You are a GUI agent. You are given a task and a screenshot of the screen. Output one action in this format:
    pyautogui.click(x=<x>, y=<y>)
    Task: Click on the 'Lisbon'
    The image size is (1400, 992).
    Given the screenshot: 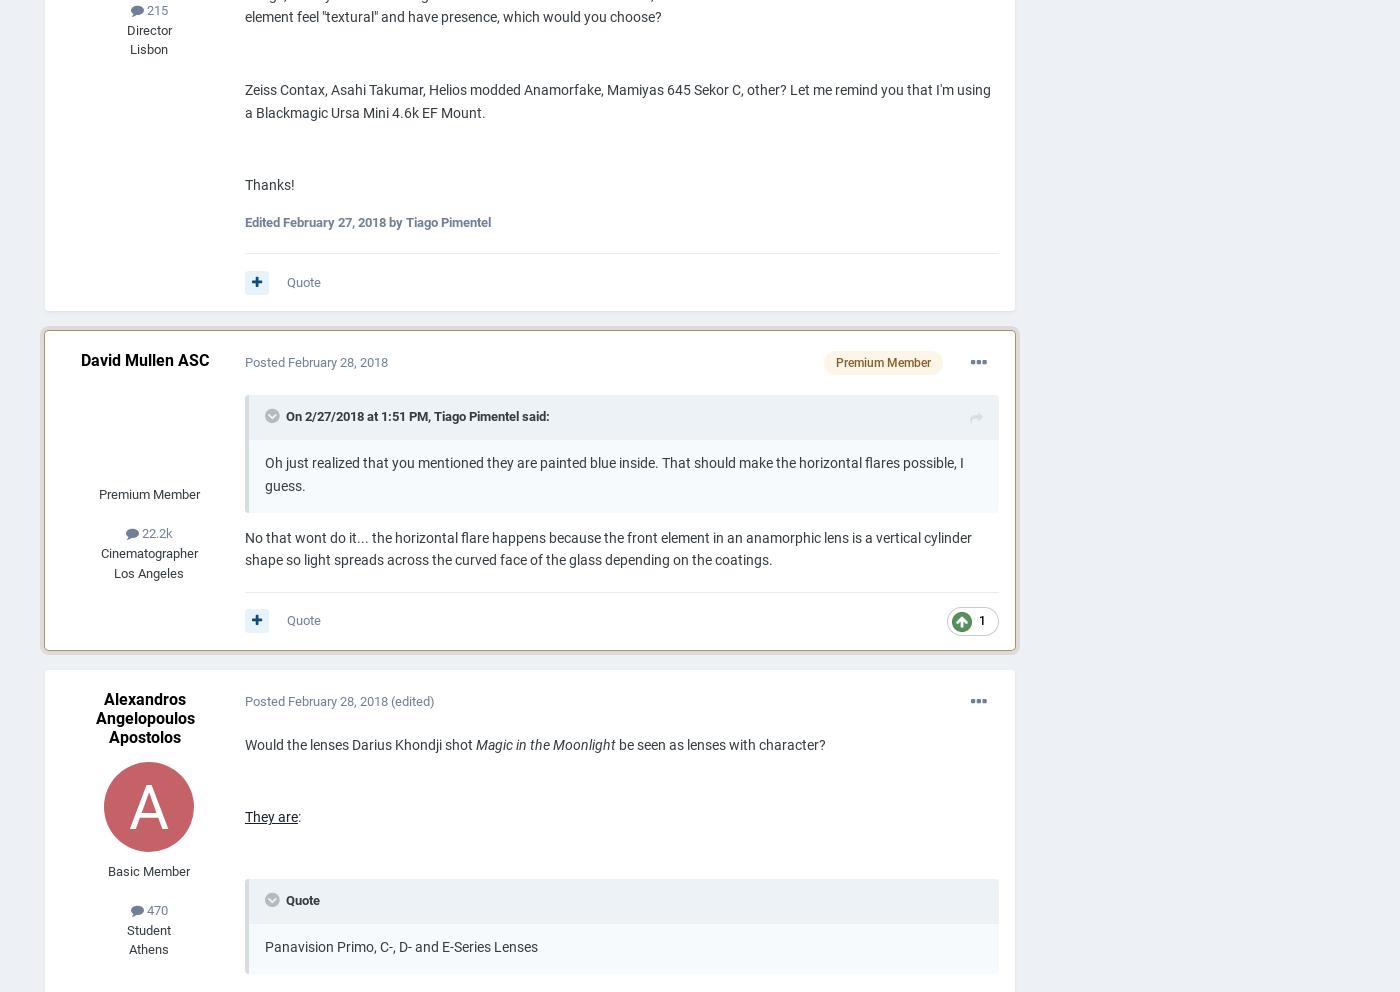 What is the action you would take?
    pyautogui.click(x=148, y=49)
    